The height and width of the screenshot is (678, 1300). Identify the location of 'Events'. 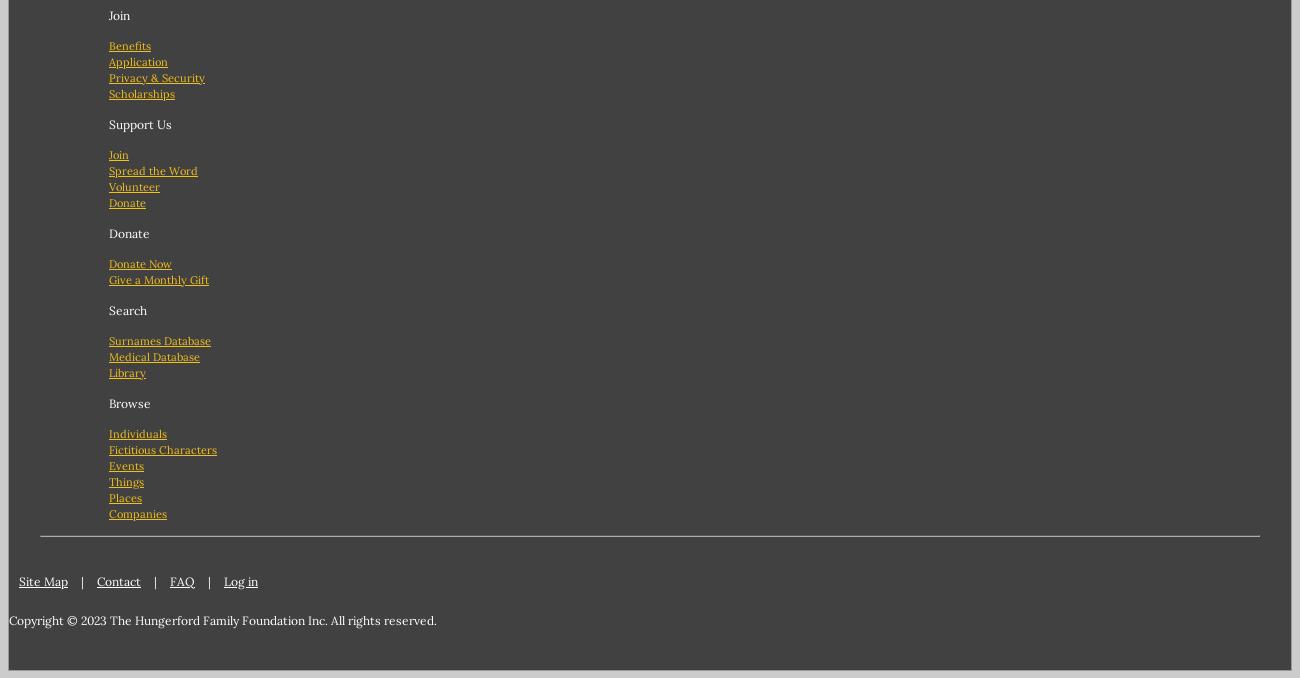
(125, 463).